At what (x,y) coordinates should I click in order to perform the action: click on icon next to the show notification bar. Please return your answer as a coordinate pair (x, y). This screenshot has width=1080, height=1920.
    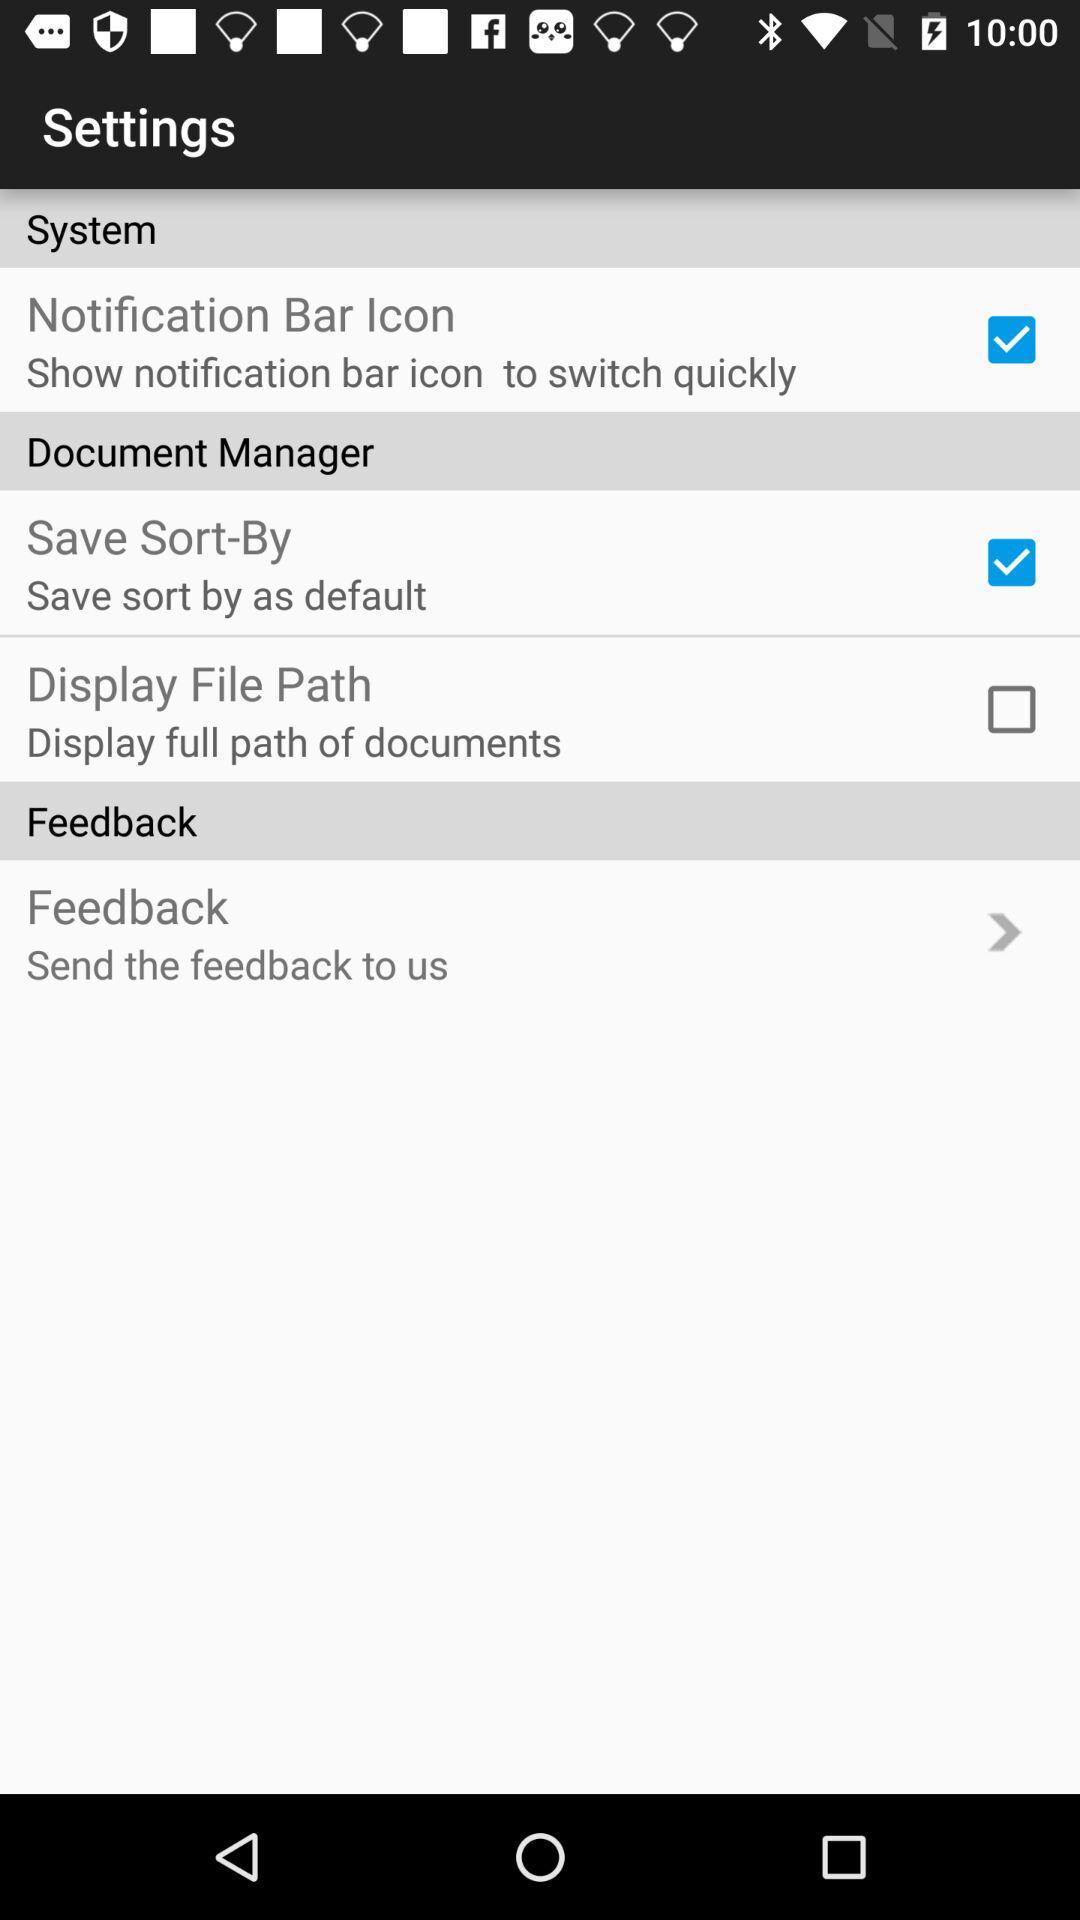
    Looking at the image, I should click on (1011, 339).